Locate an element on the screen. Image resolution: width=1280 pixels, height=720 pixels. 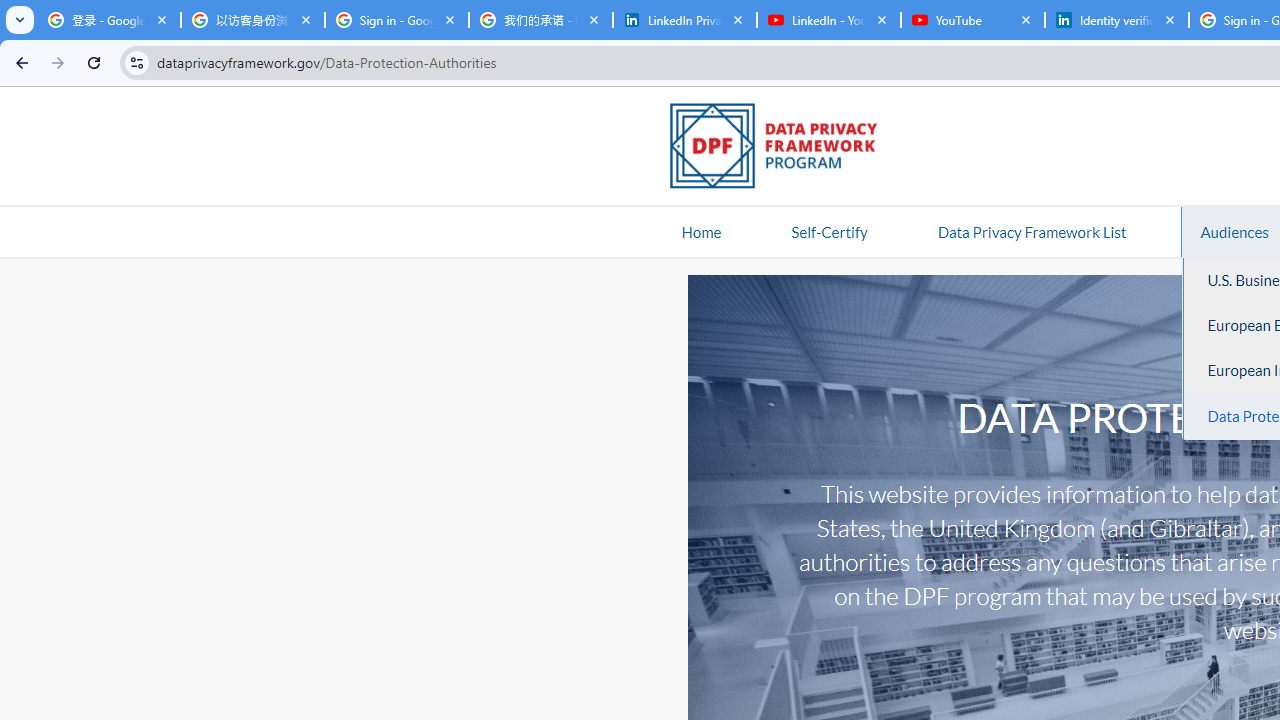
'LinkedIn - YouTube' is located at coordinates (828, 20).